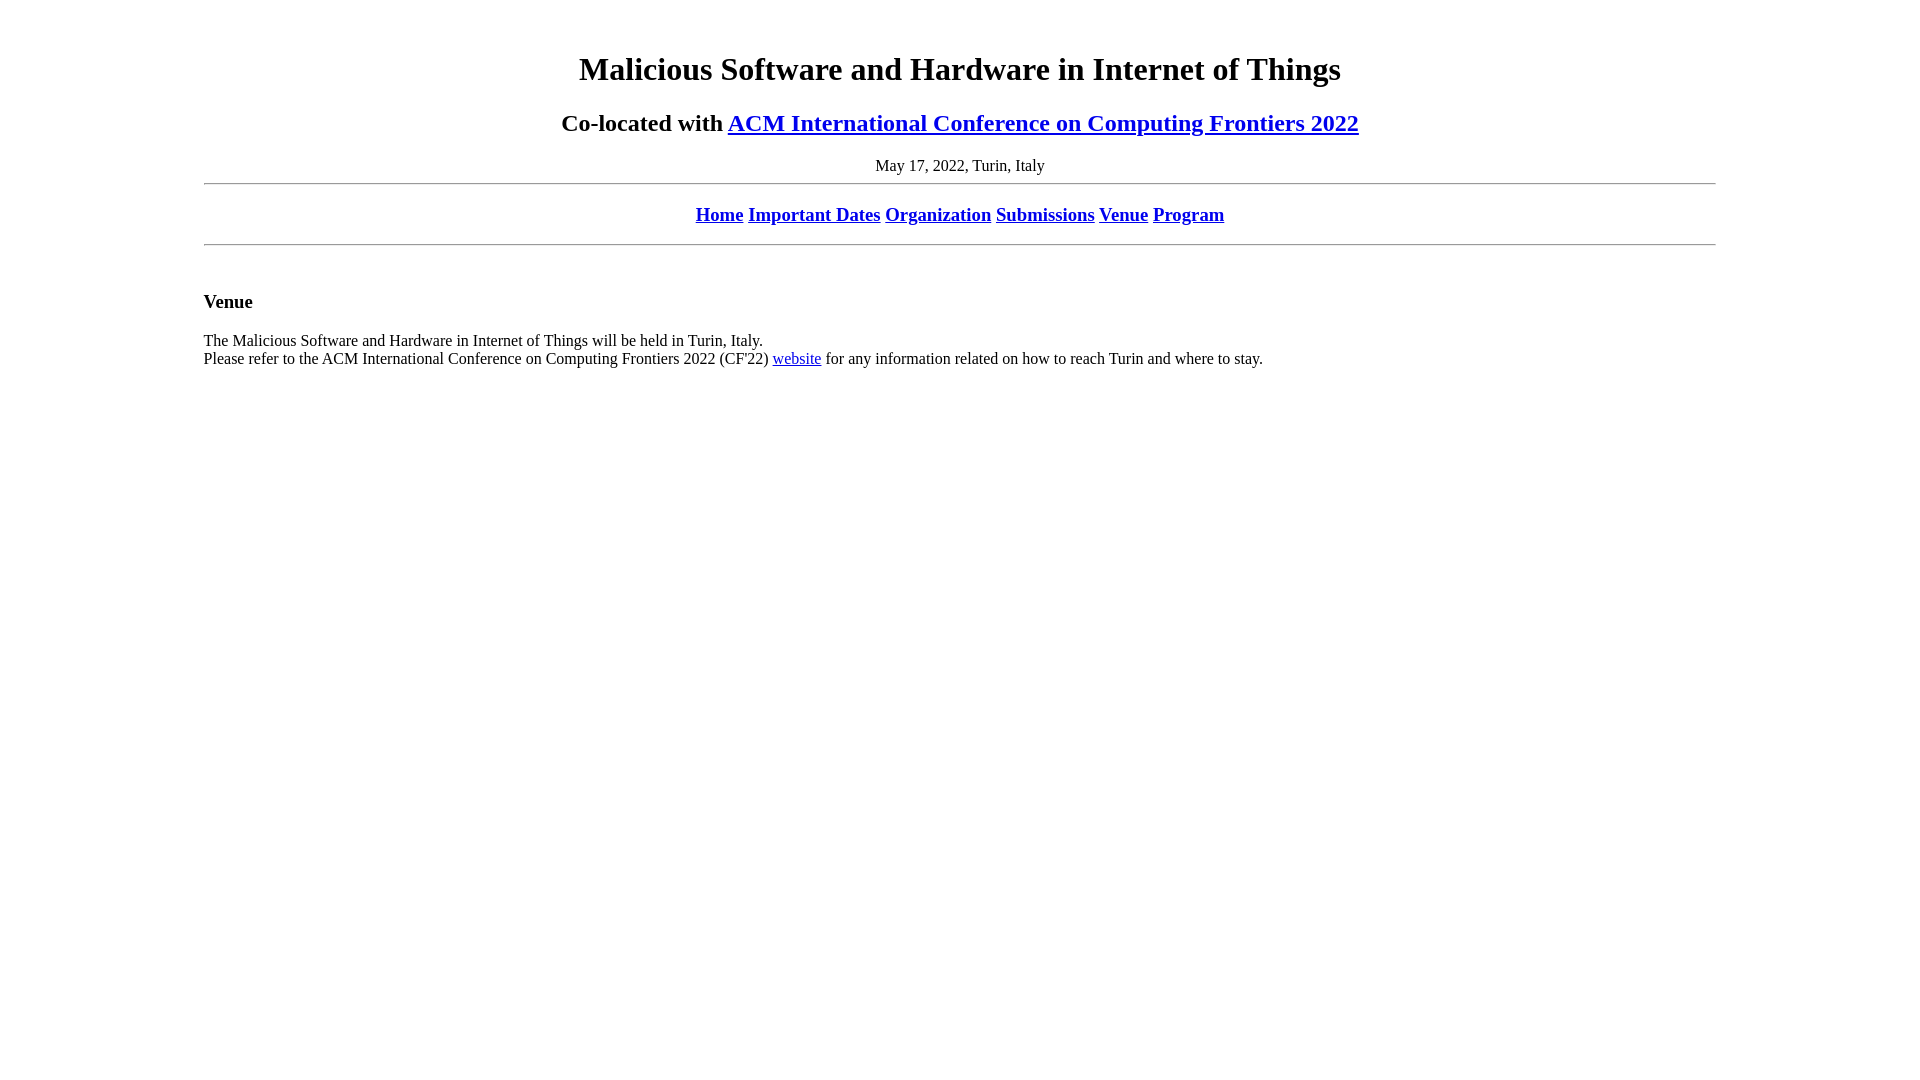 Image resolution: width=1920 pixels, height=1080 pixels. What do you see at coordinates (1123, 214) in the screenshot?
I see `'Venue'` at bounding box center [1123, 214].